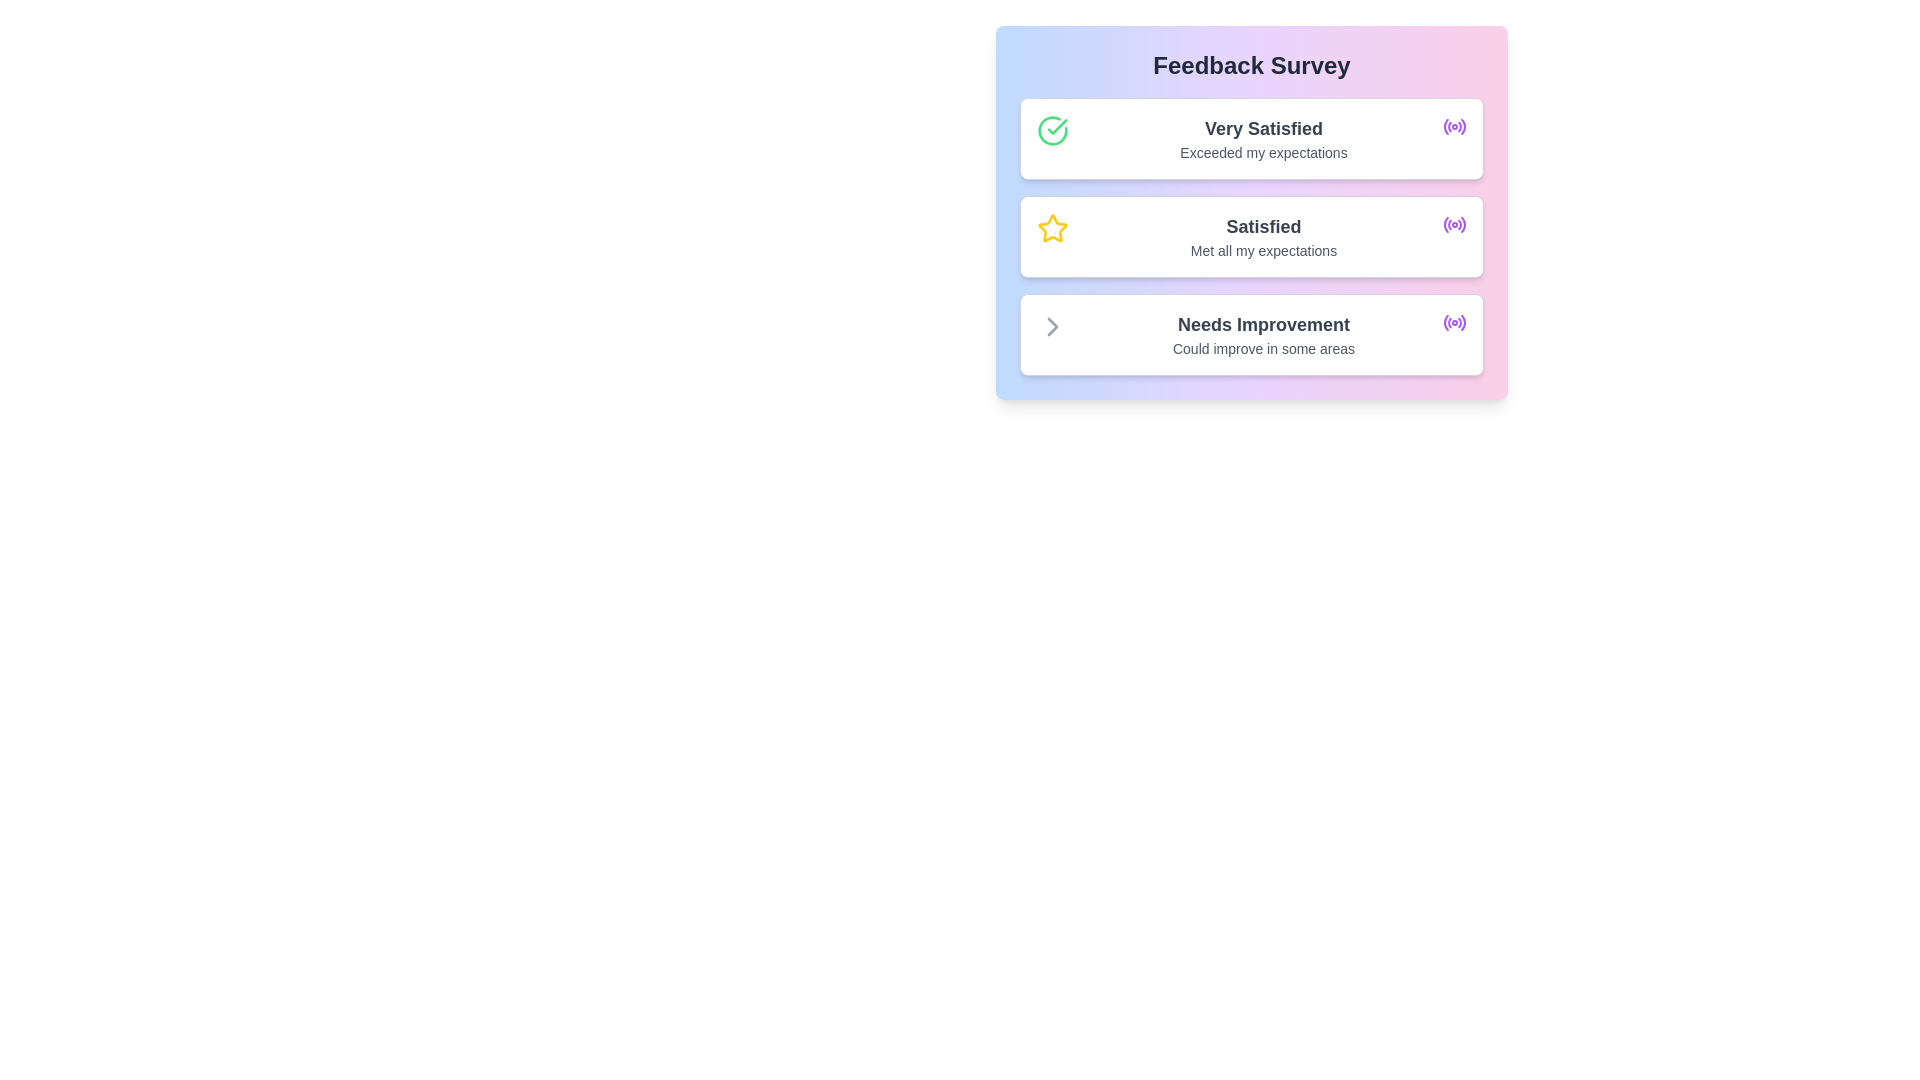 The width and height of the screenshot is (1920, 1080). Describe the element at coordinates (1051, 131) in the screenshot. I see `the confirmation status icon located at the top left of the feedback options, adjacent to the 'Very Satisfied' label` at that location.